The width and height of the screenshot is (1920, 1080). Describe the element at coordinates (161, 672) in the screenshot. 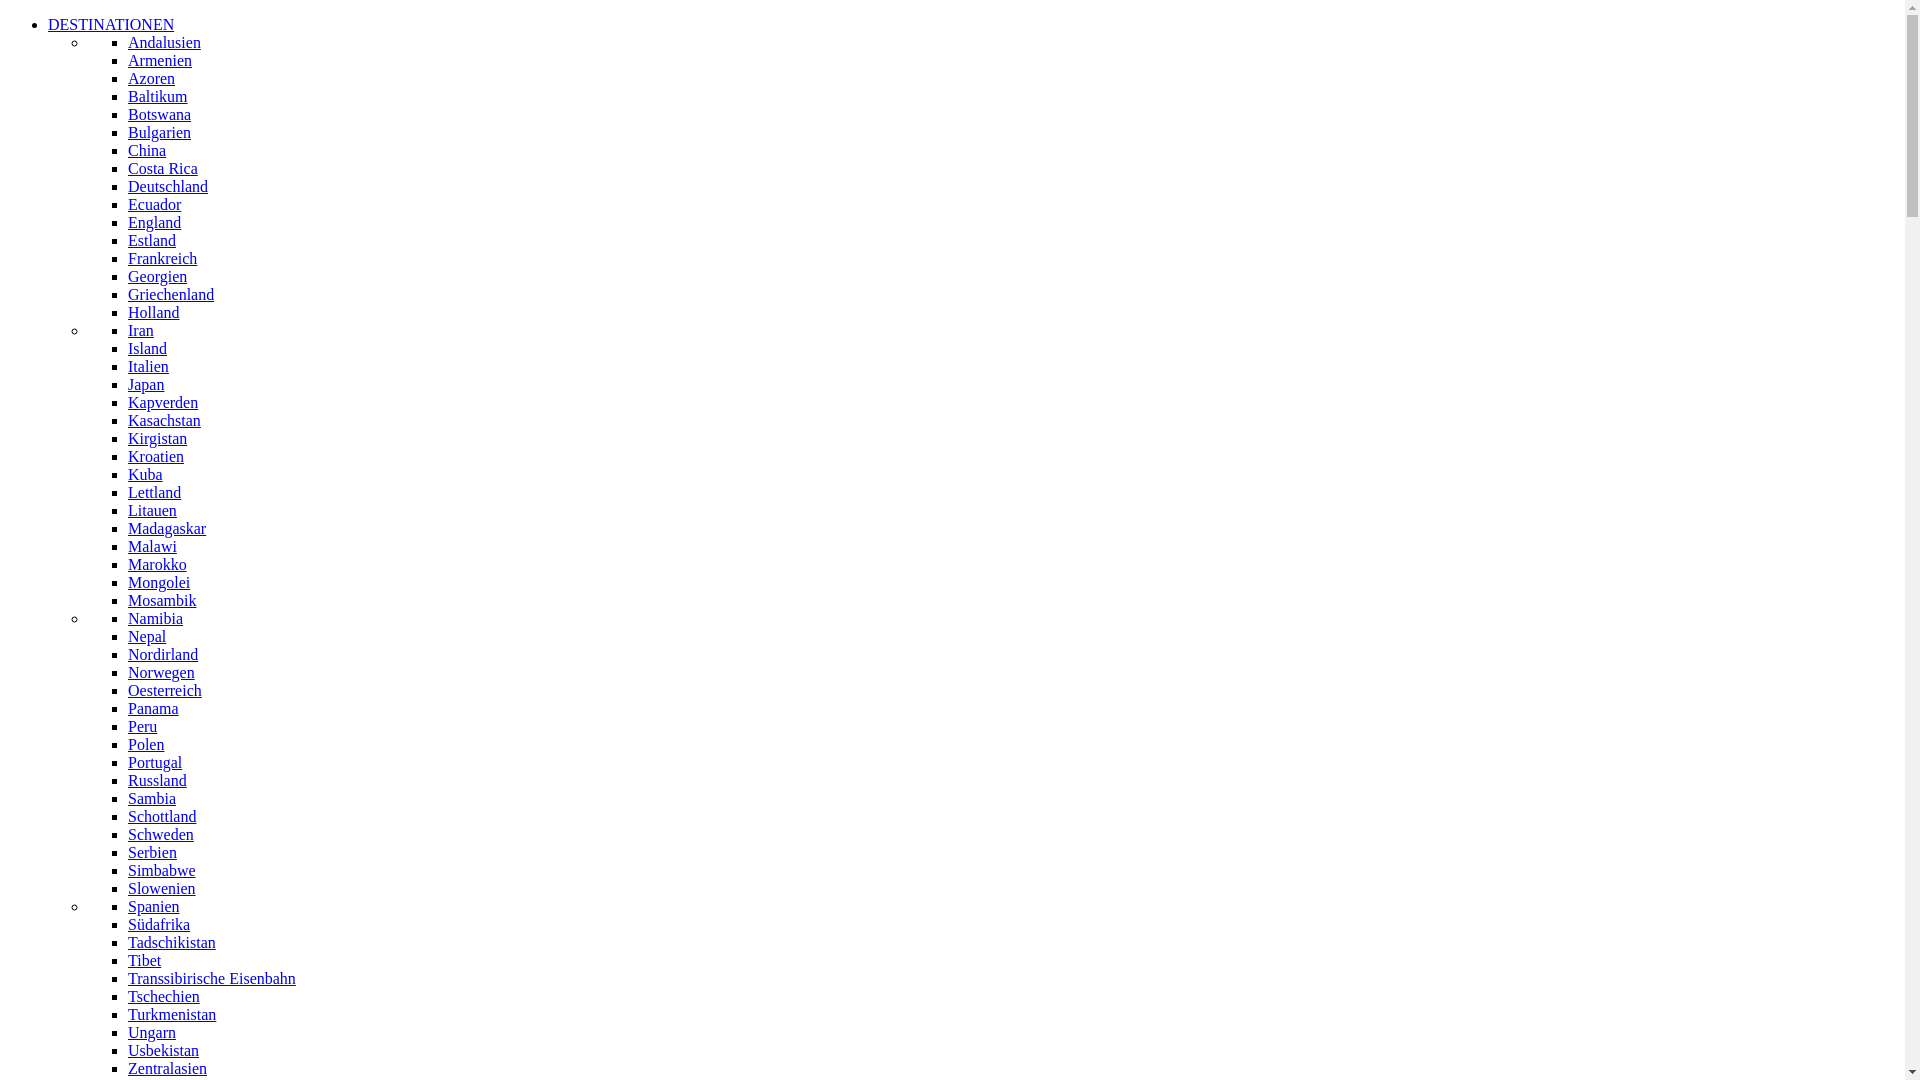

I see `'Norwegen'` at that location.